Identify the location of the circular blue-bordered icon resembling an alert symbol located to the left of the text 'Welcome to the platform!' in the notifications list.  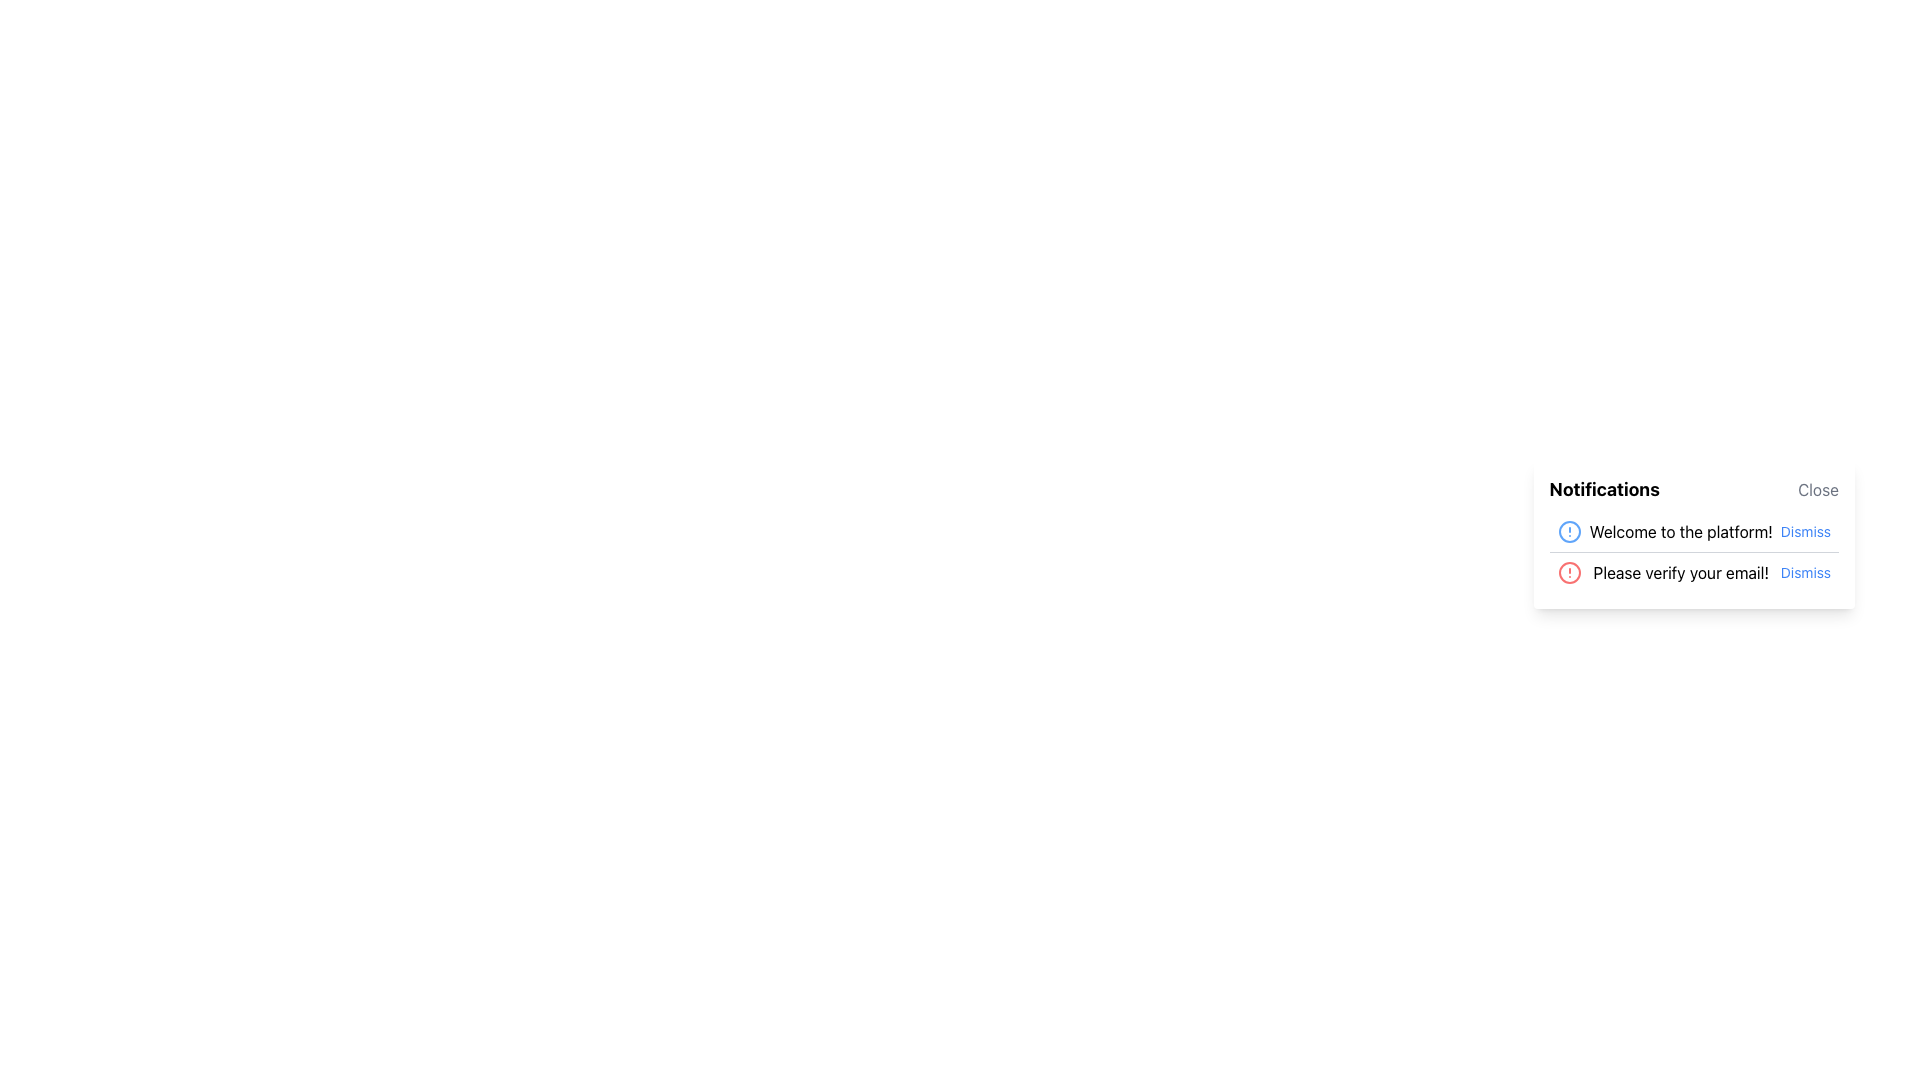
(1568, 531).